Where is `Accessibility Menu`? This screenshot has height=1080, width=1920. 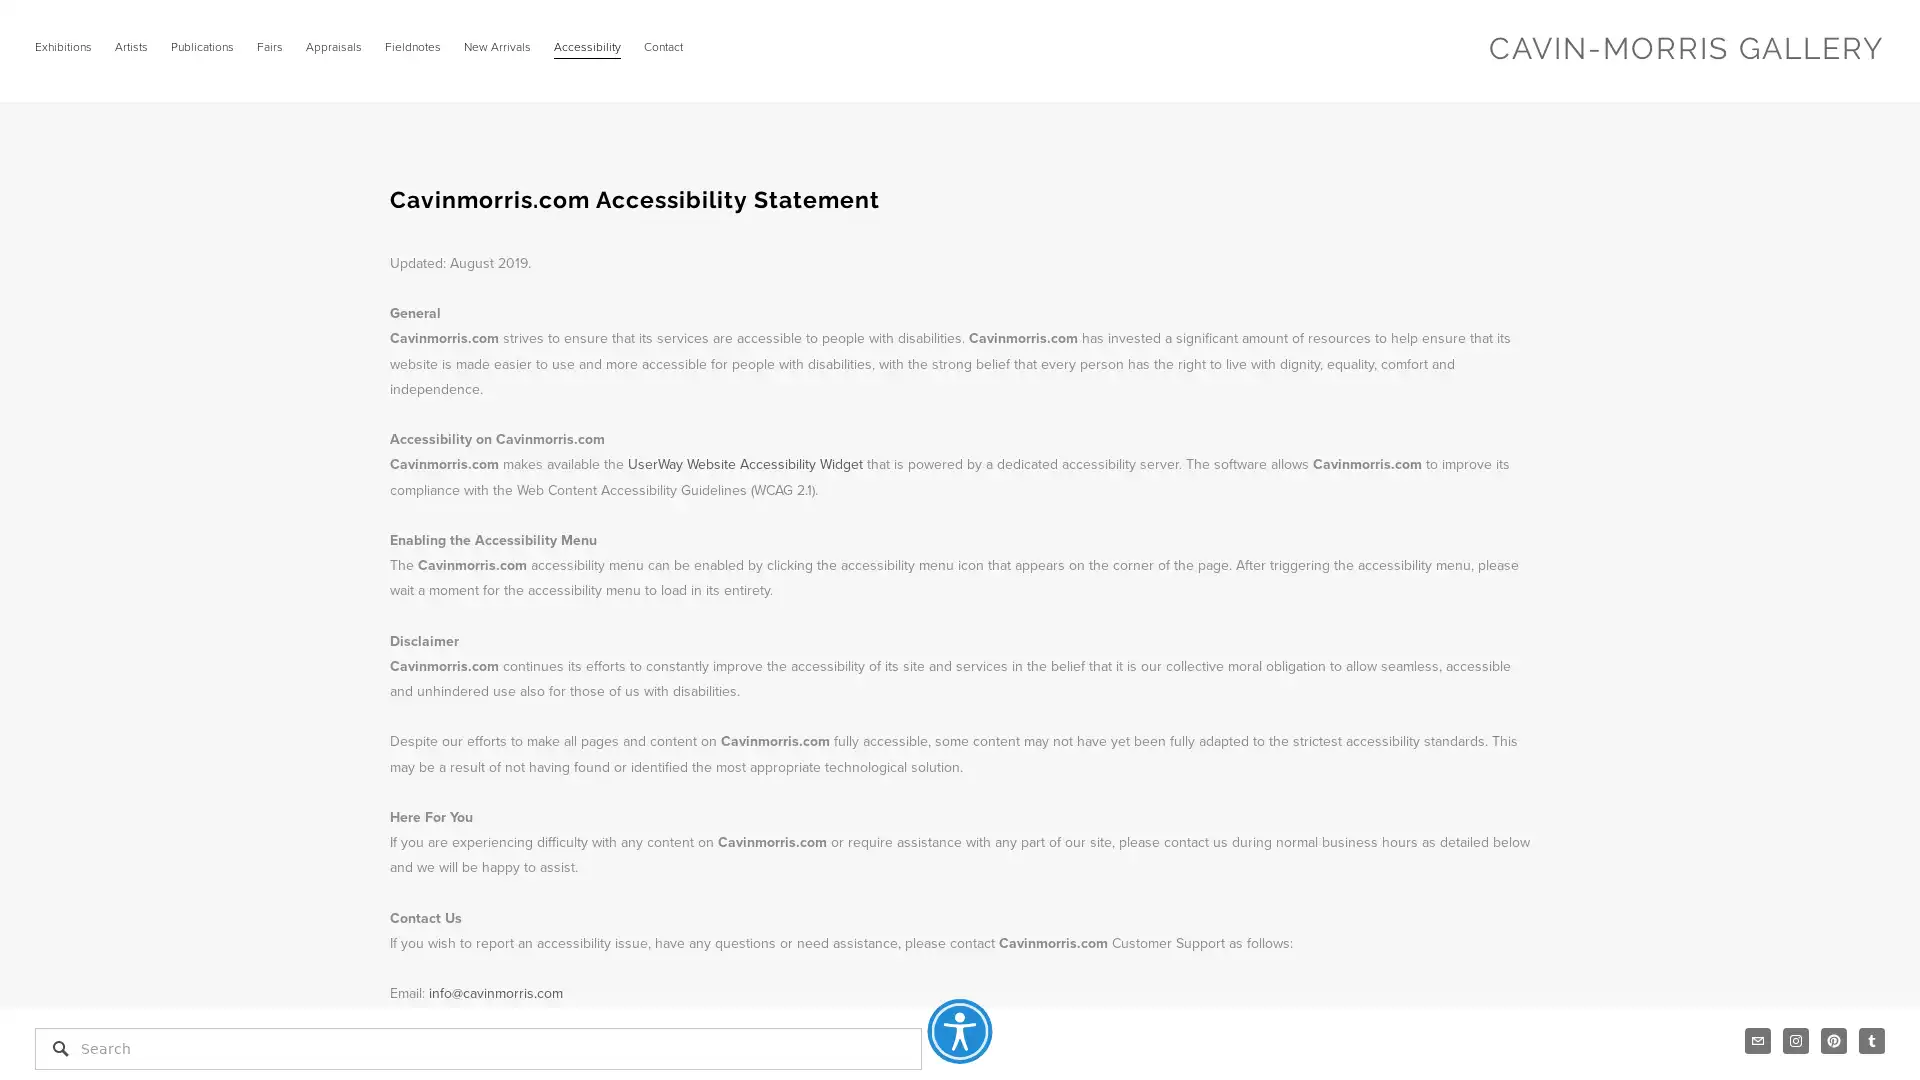
Accessibility Menu is located at coordinates (958, 1031).